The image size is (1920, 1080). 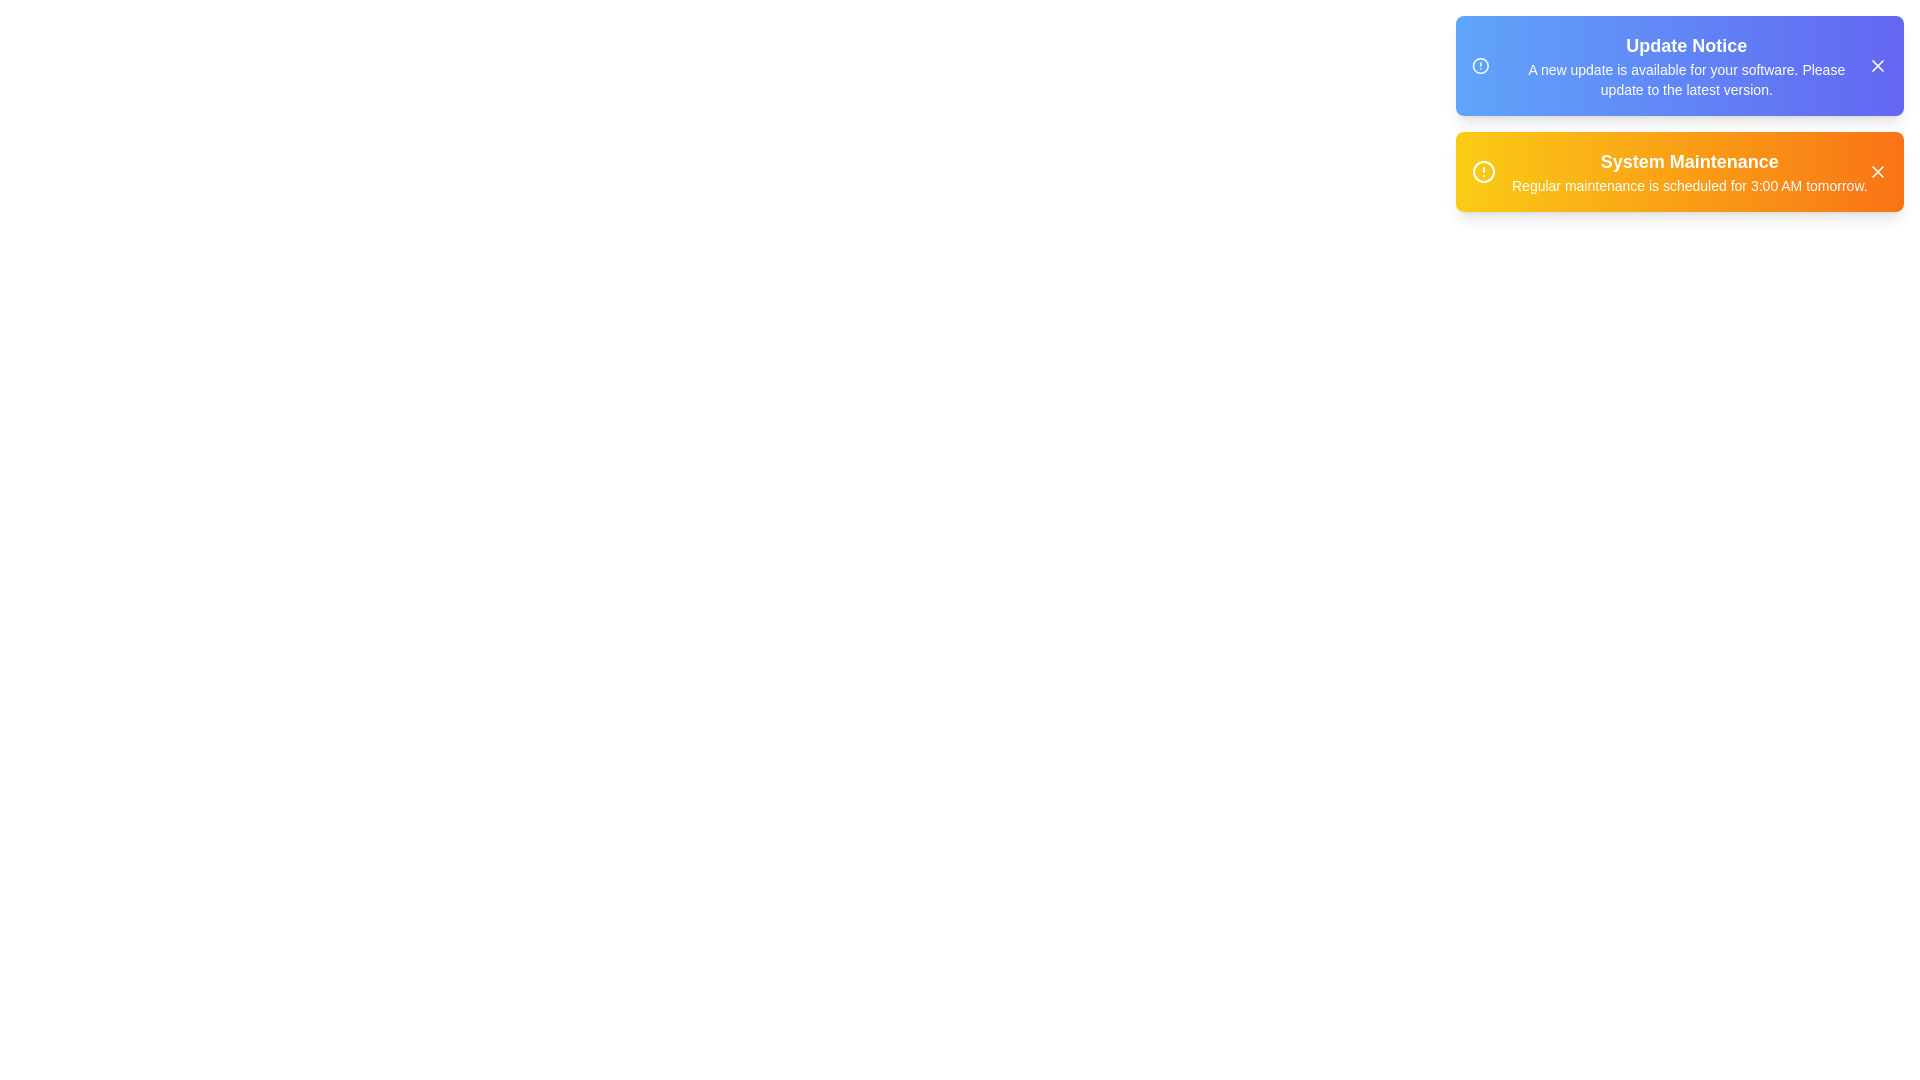 What do you see at coordinates (1876, 64) in the screenshot?
I see `close button of the alert with title Update Notice` at bounding box center [1876, 64].